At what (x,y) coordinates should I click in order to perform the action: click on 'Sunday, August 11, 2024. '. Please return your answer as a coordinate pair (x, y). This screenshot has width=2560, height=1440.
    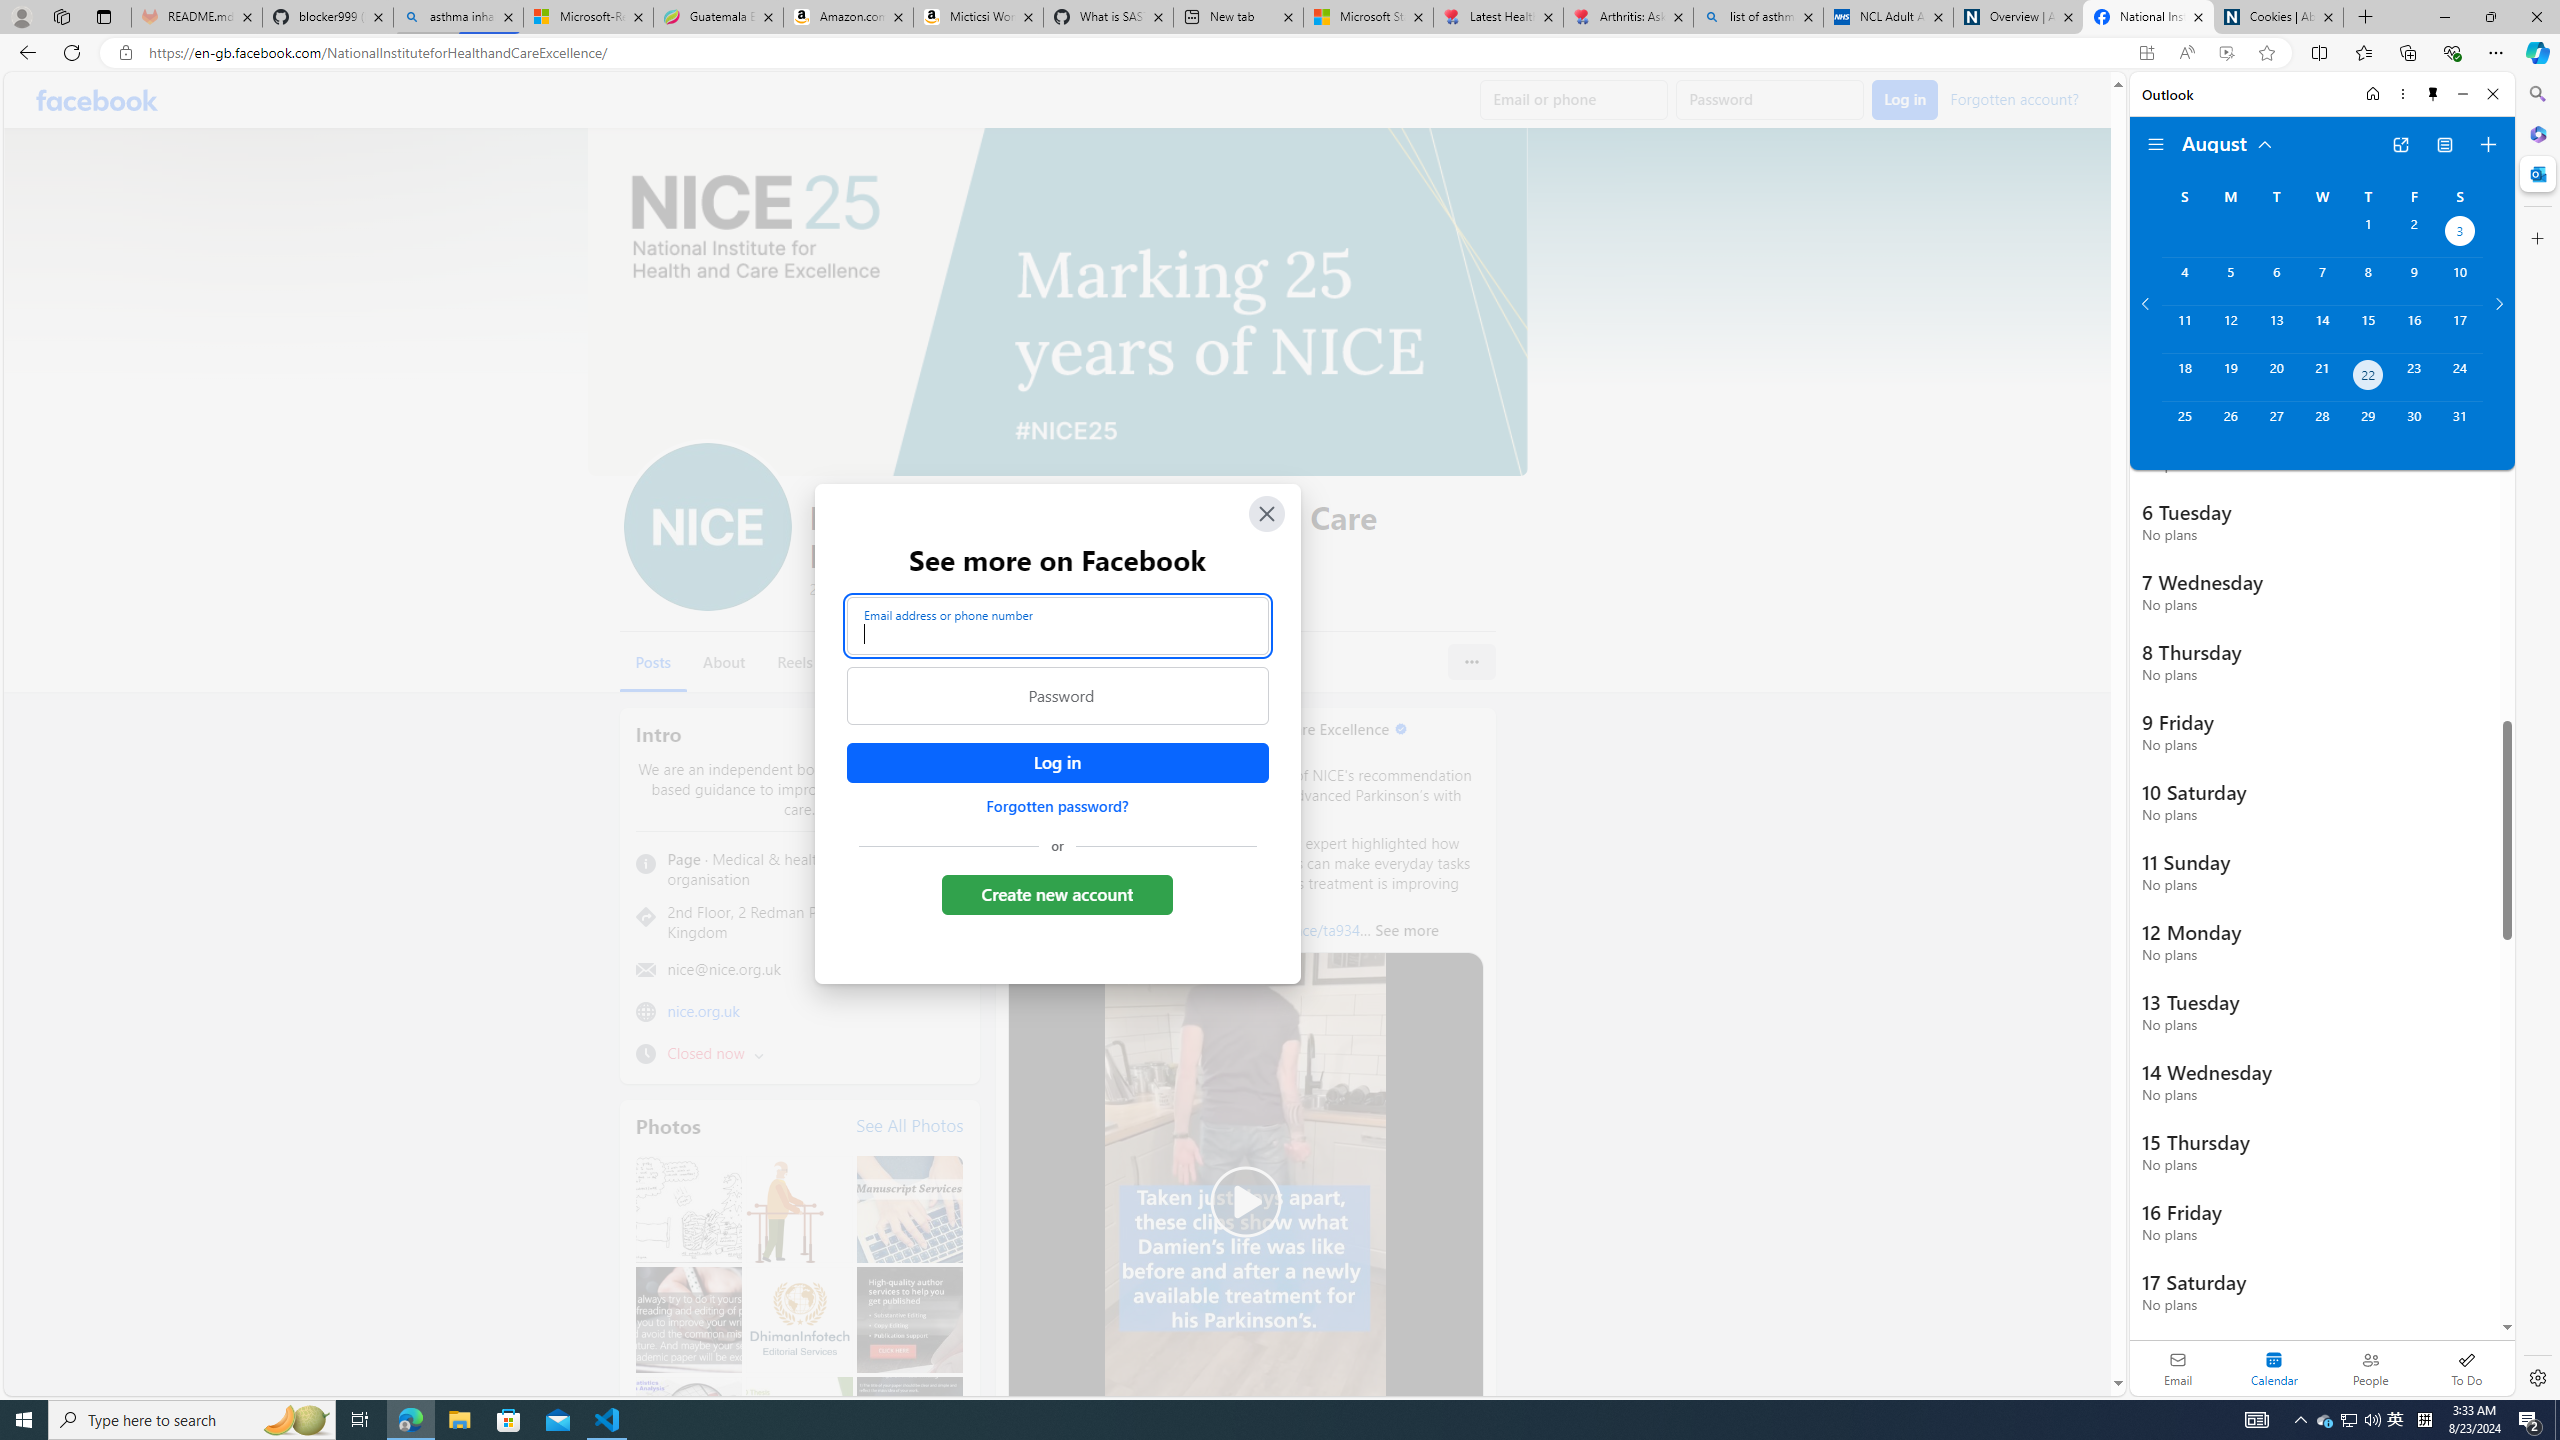
    Looking at the image, I should click on (2184, 329).